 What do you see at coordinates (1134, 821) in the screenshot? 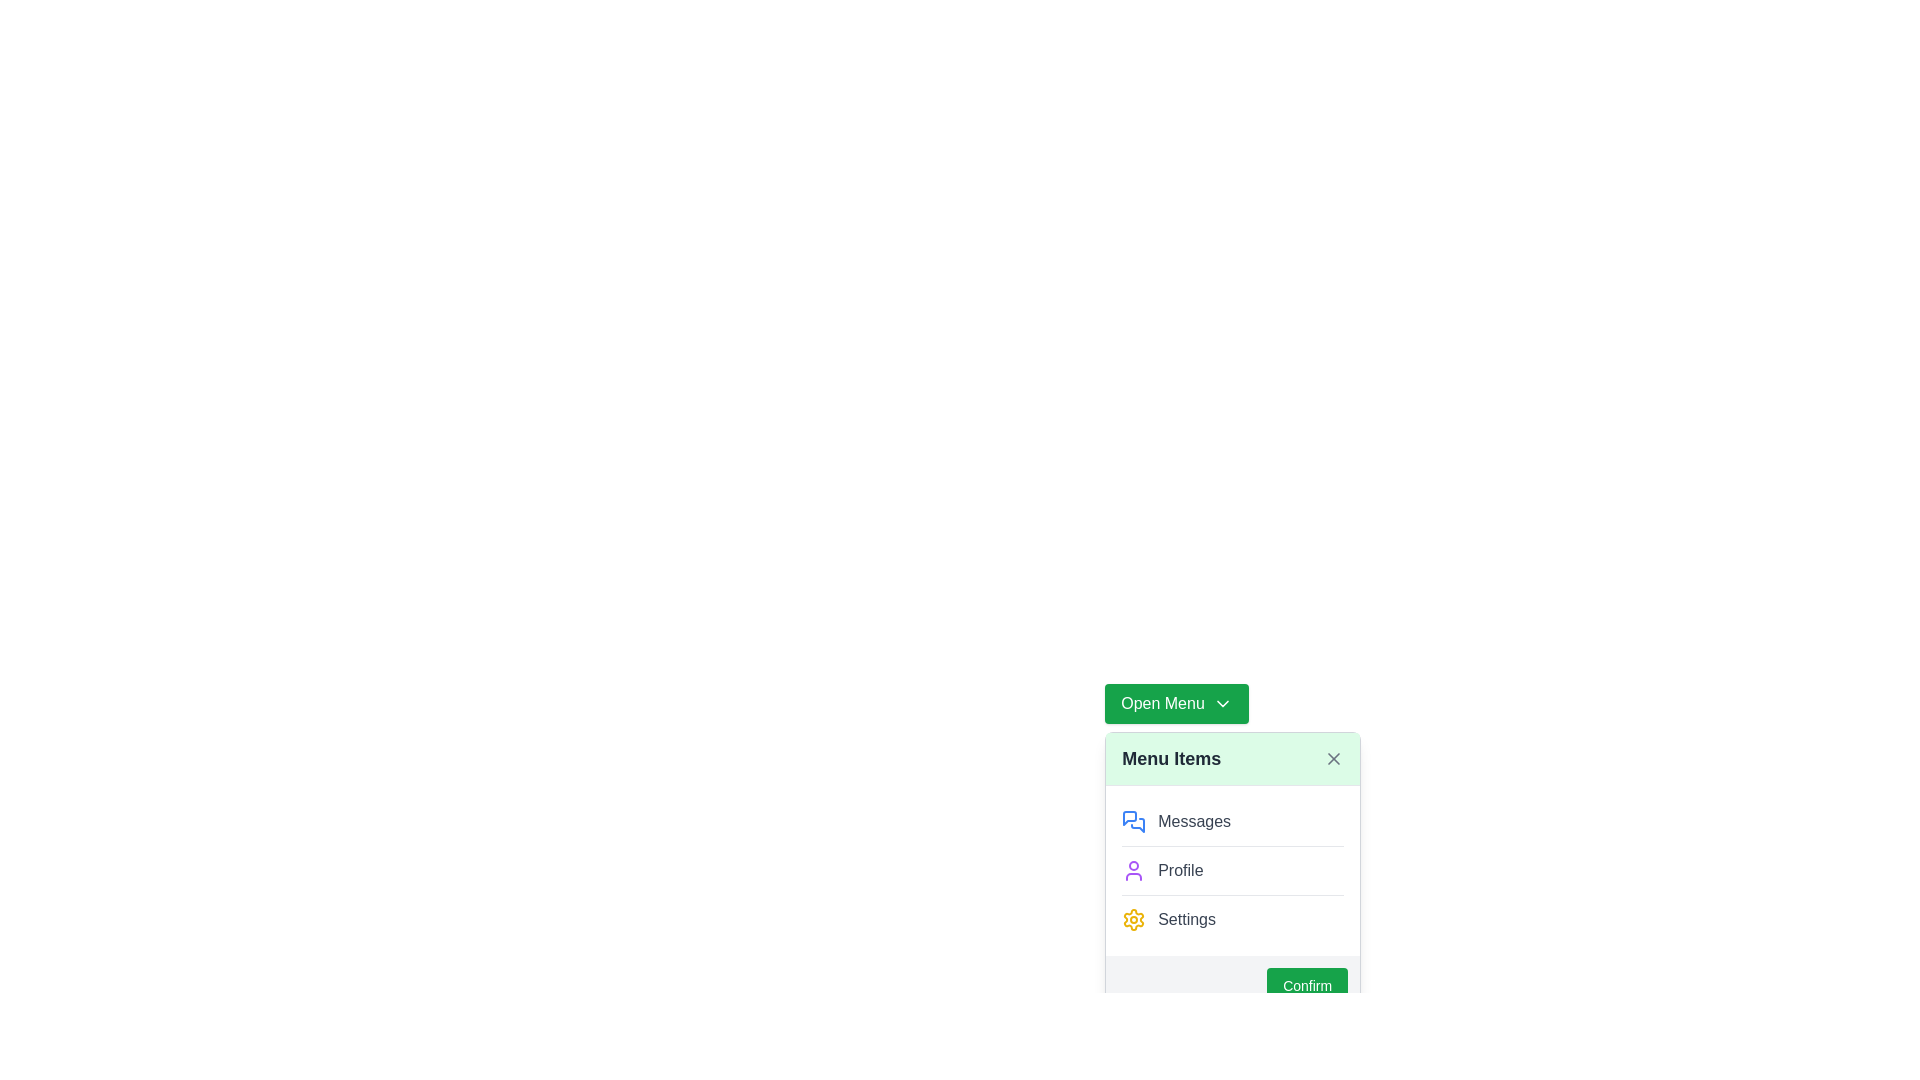
I see `the 'Messages' menu icon, which is the first item in the 'Menu Items' window and located to the left of the 'Messages' label` at bounding box center [1134, 821].